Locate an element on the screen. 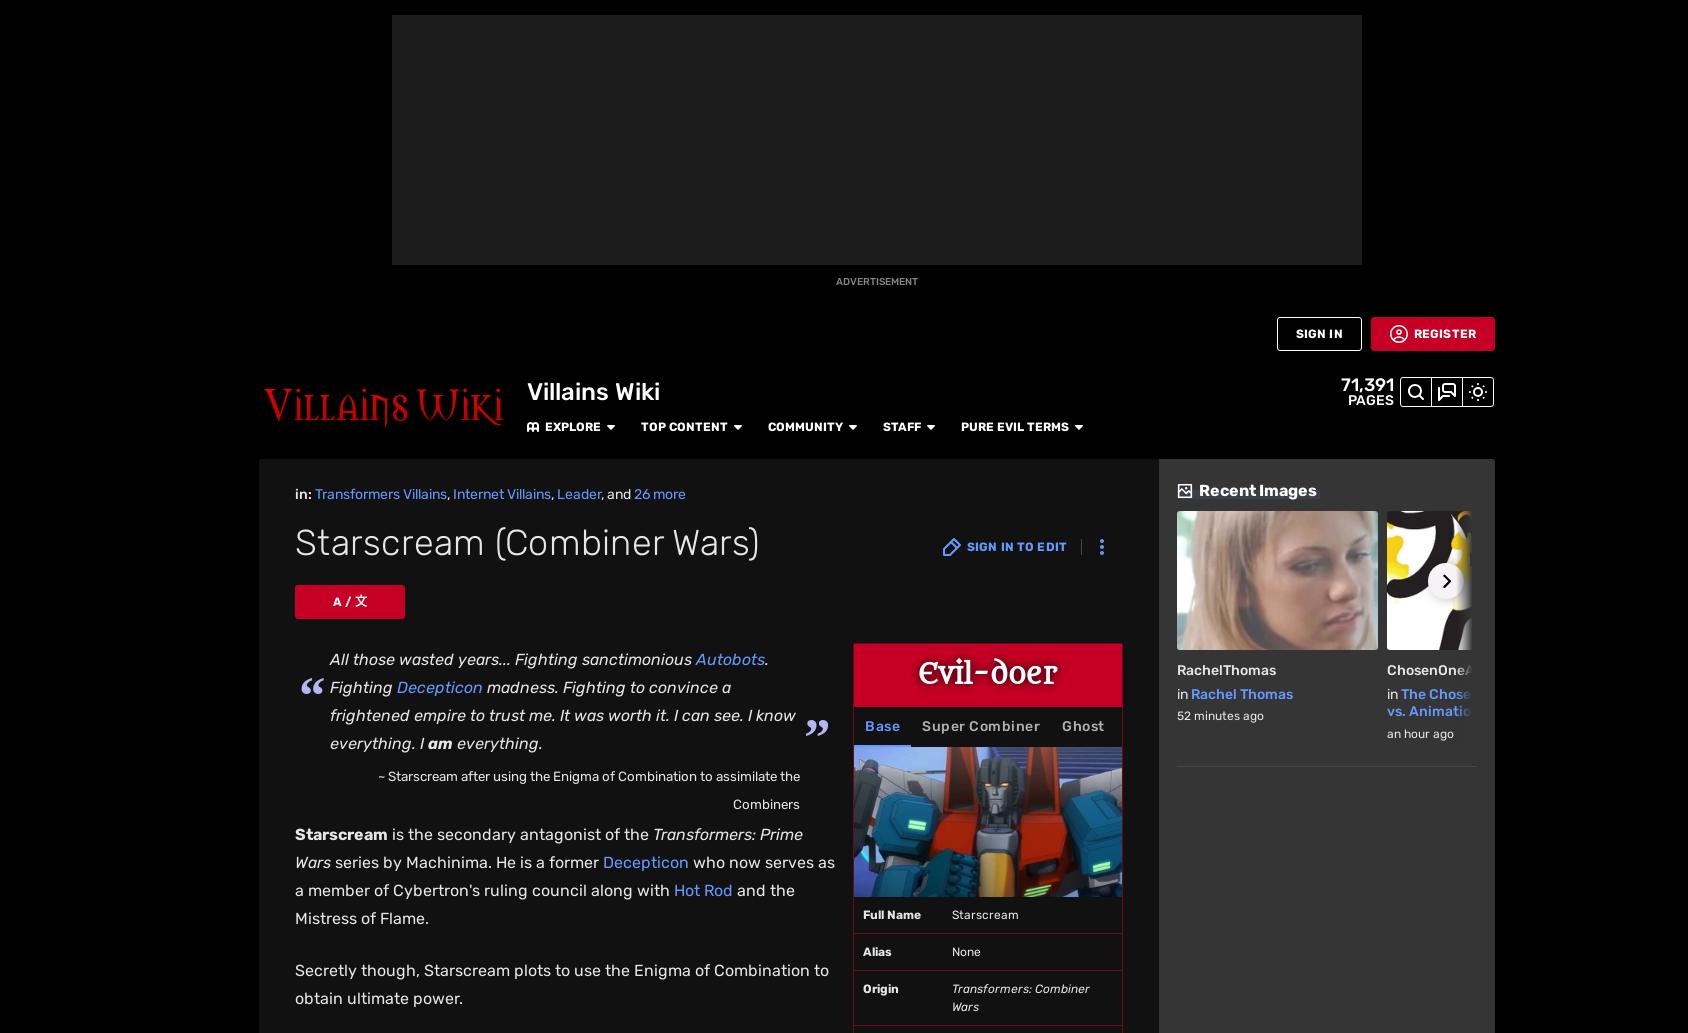 This screenshot has width=1688, height=1033. 'Charismatic' is located at coordinates (551, 906).